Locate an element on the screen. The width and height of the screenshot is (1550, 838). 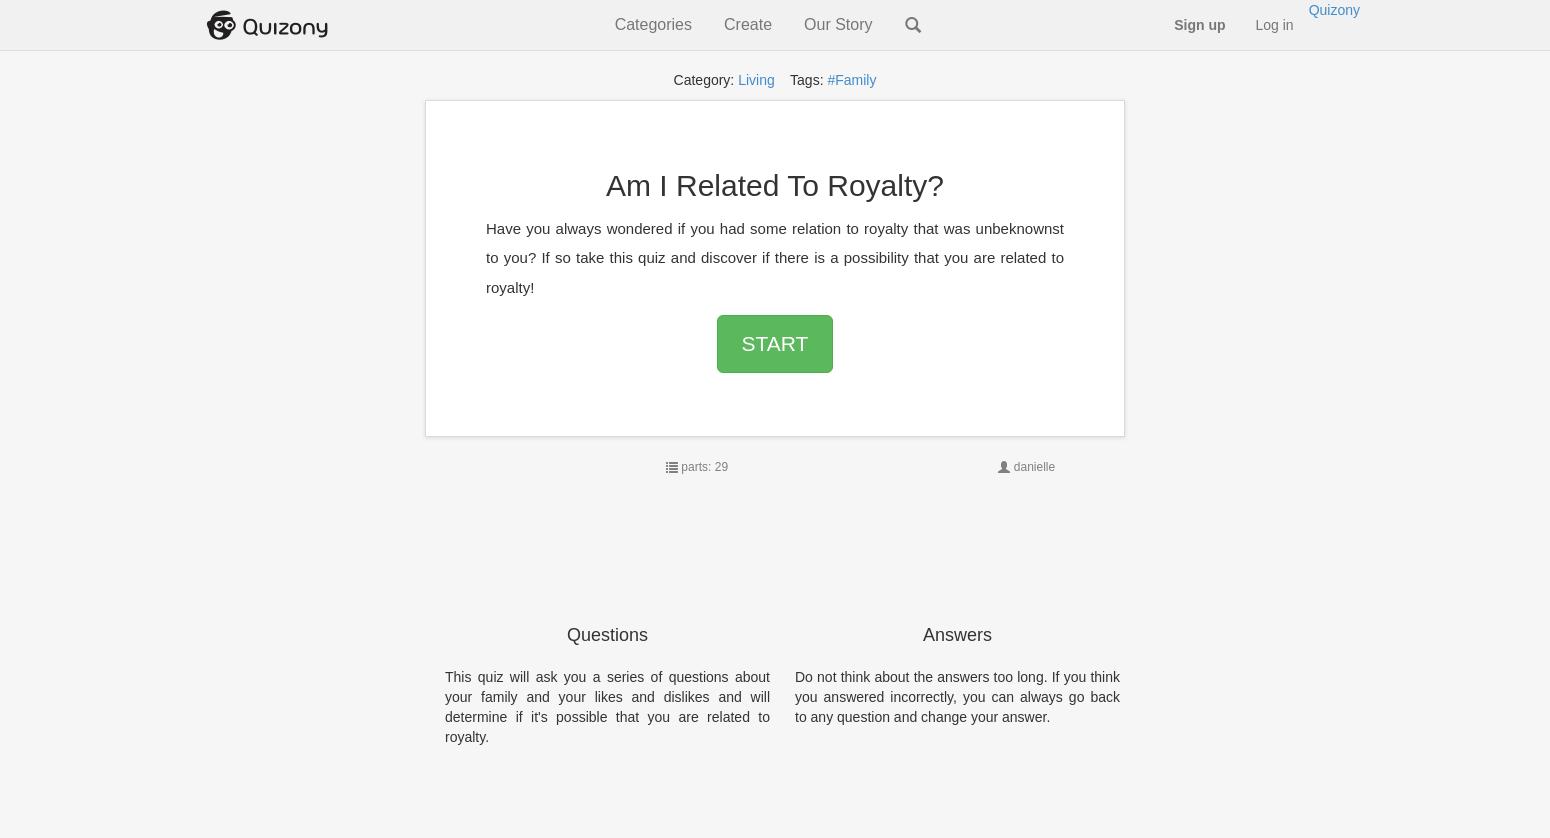
'Living' is located at coordinates (755, 80).